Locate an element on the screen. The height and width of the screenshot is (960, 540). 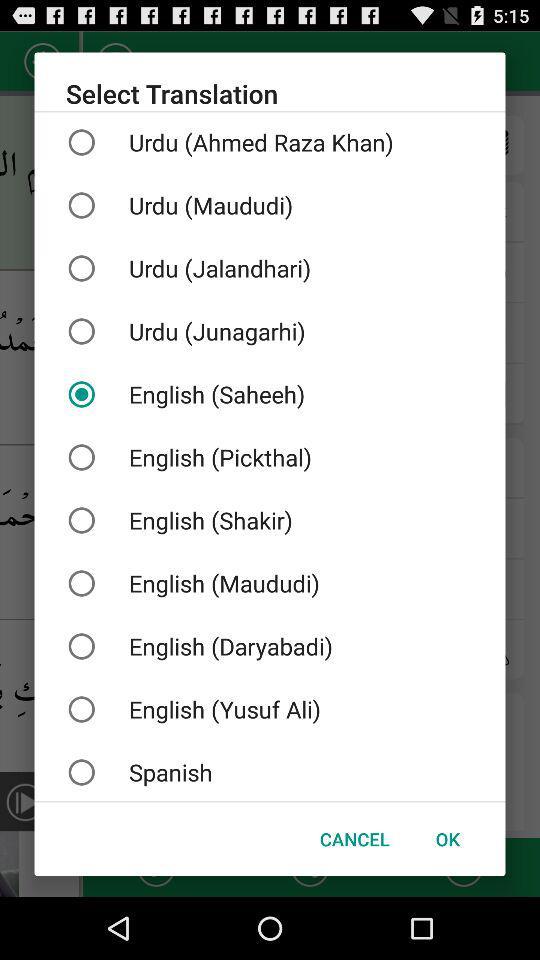
the icon next to the cancel icon is located at coordinates (447, 839).